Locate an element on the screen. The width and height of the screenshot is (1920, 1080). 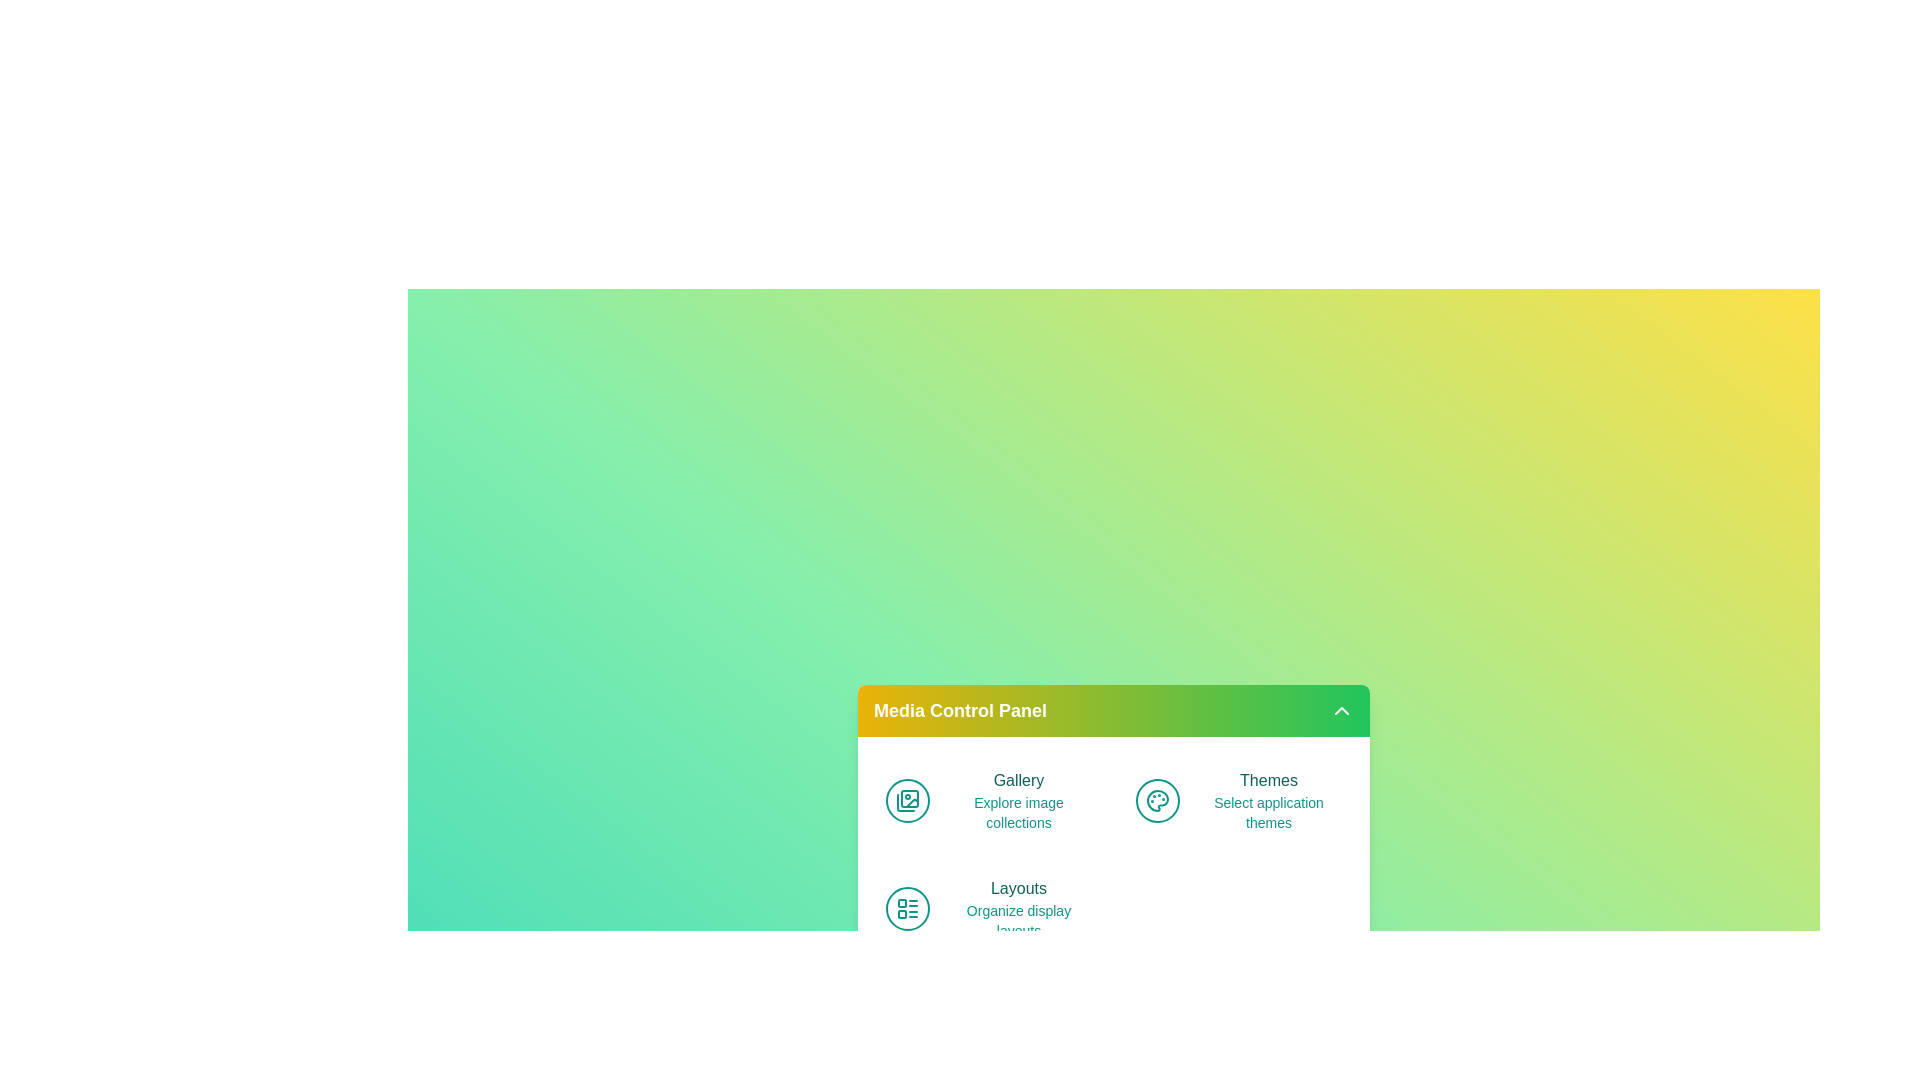
the expand/collapse button to toggle the panel visibility is located at coordinates (1342, 709).